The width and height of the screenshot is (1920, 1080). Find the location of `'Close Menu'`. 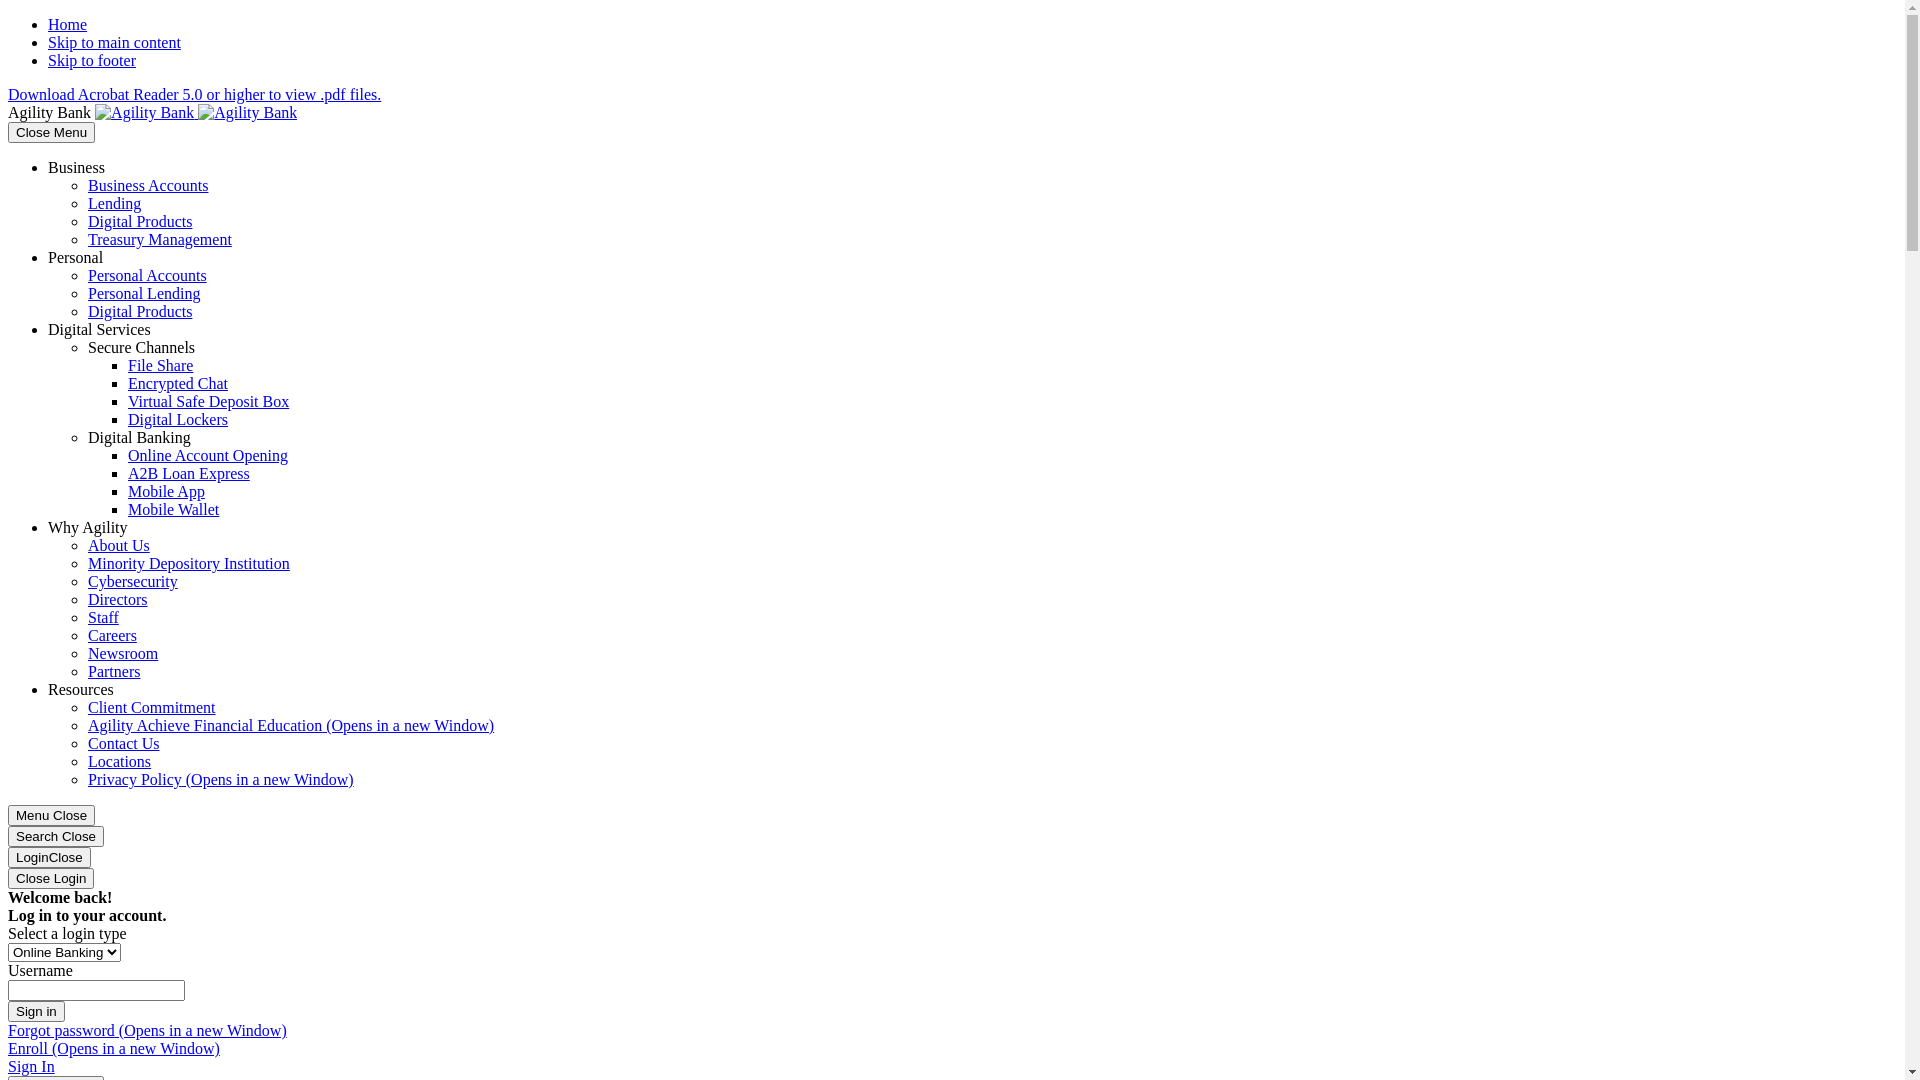

'Close Menu' is located at coordinates (51, 132).